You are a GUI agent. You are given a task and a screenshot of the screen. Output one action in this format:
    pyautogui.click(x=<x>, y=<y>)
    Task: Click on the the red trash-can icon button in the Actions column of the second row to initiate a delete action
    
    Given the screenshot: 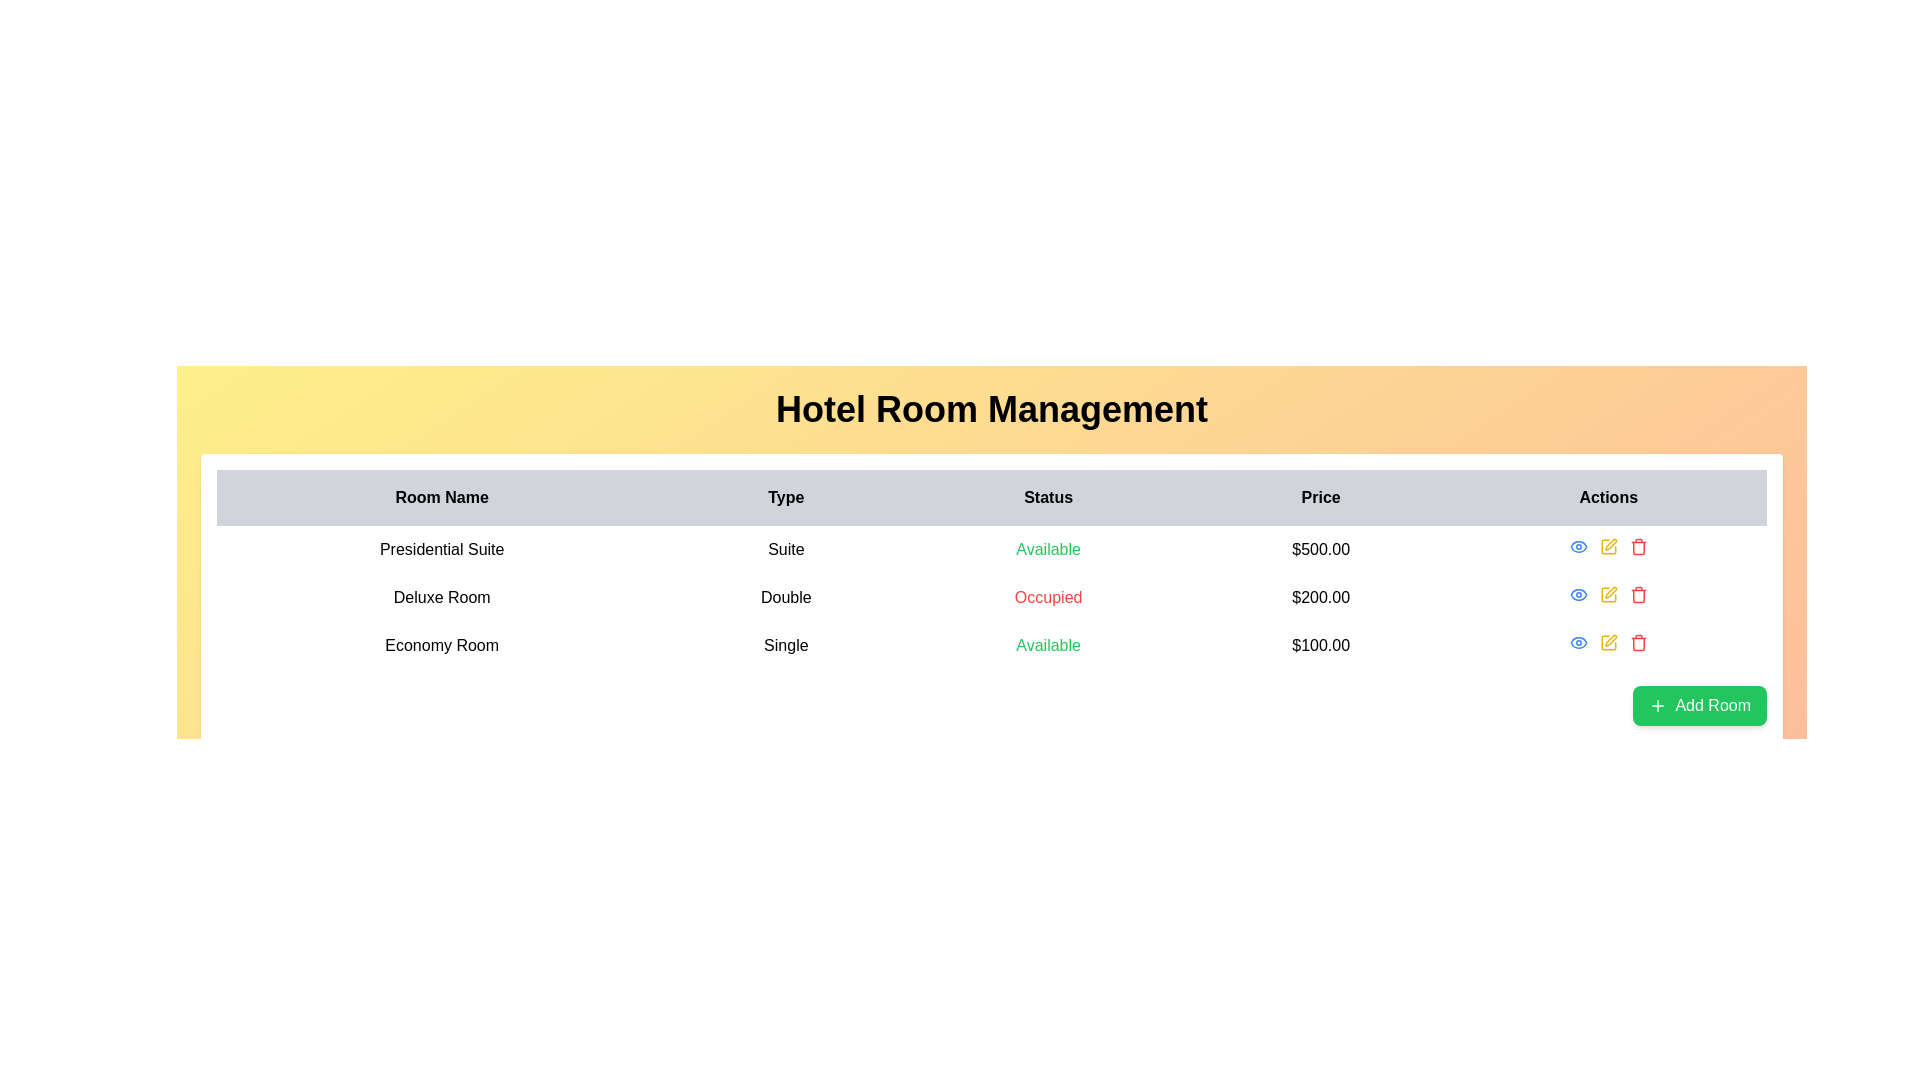 What is the action you would take?
    pyautogui.click(x=1637, y=593)
    